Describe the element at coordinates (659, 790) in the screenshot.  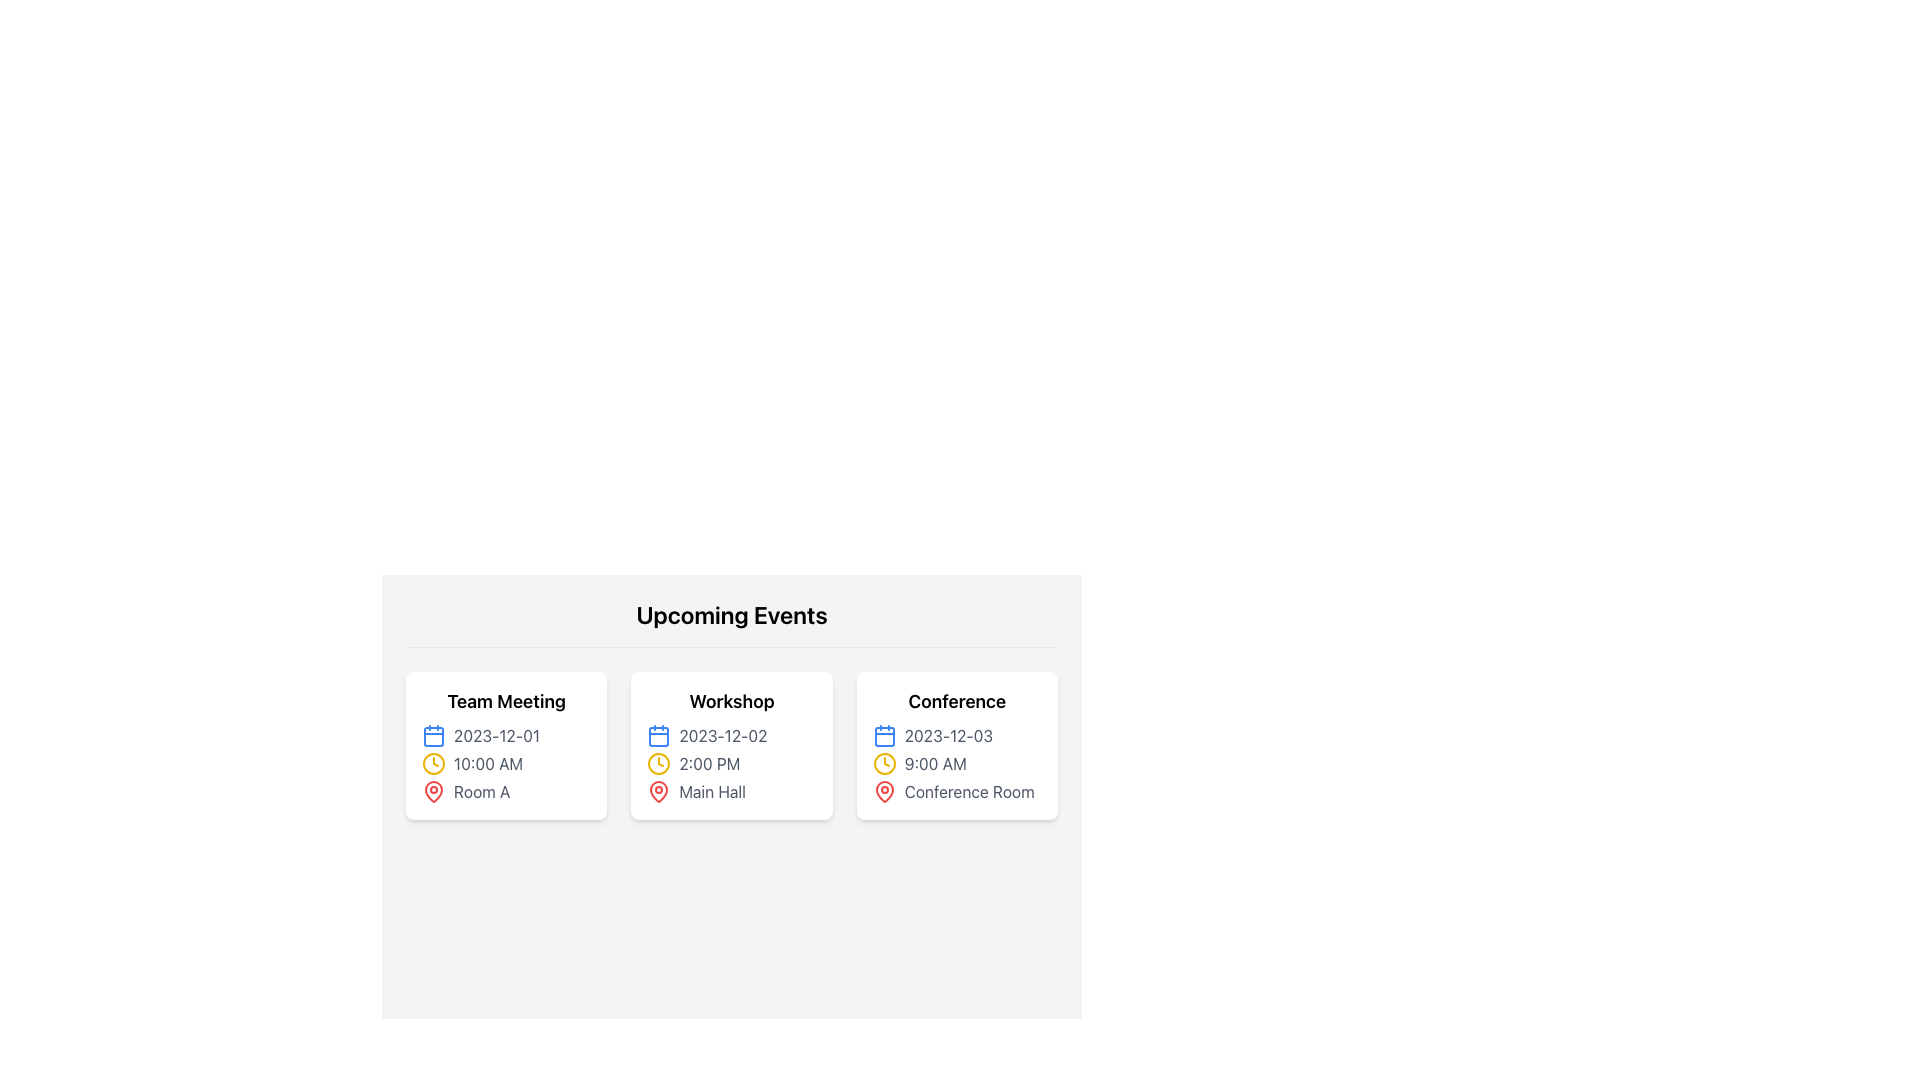
I see `the location pin icon, which is the bottom part of the map pin icon on the 'Workshop' card in the 'Upcoming Events' section` at that location.